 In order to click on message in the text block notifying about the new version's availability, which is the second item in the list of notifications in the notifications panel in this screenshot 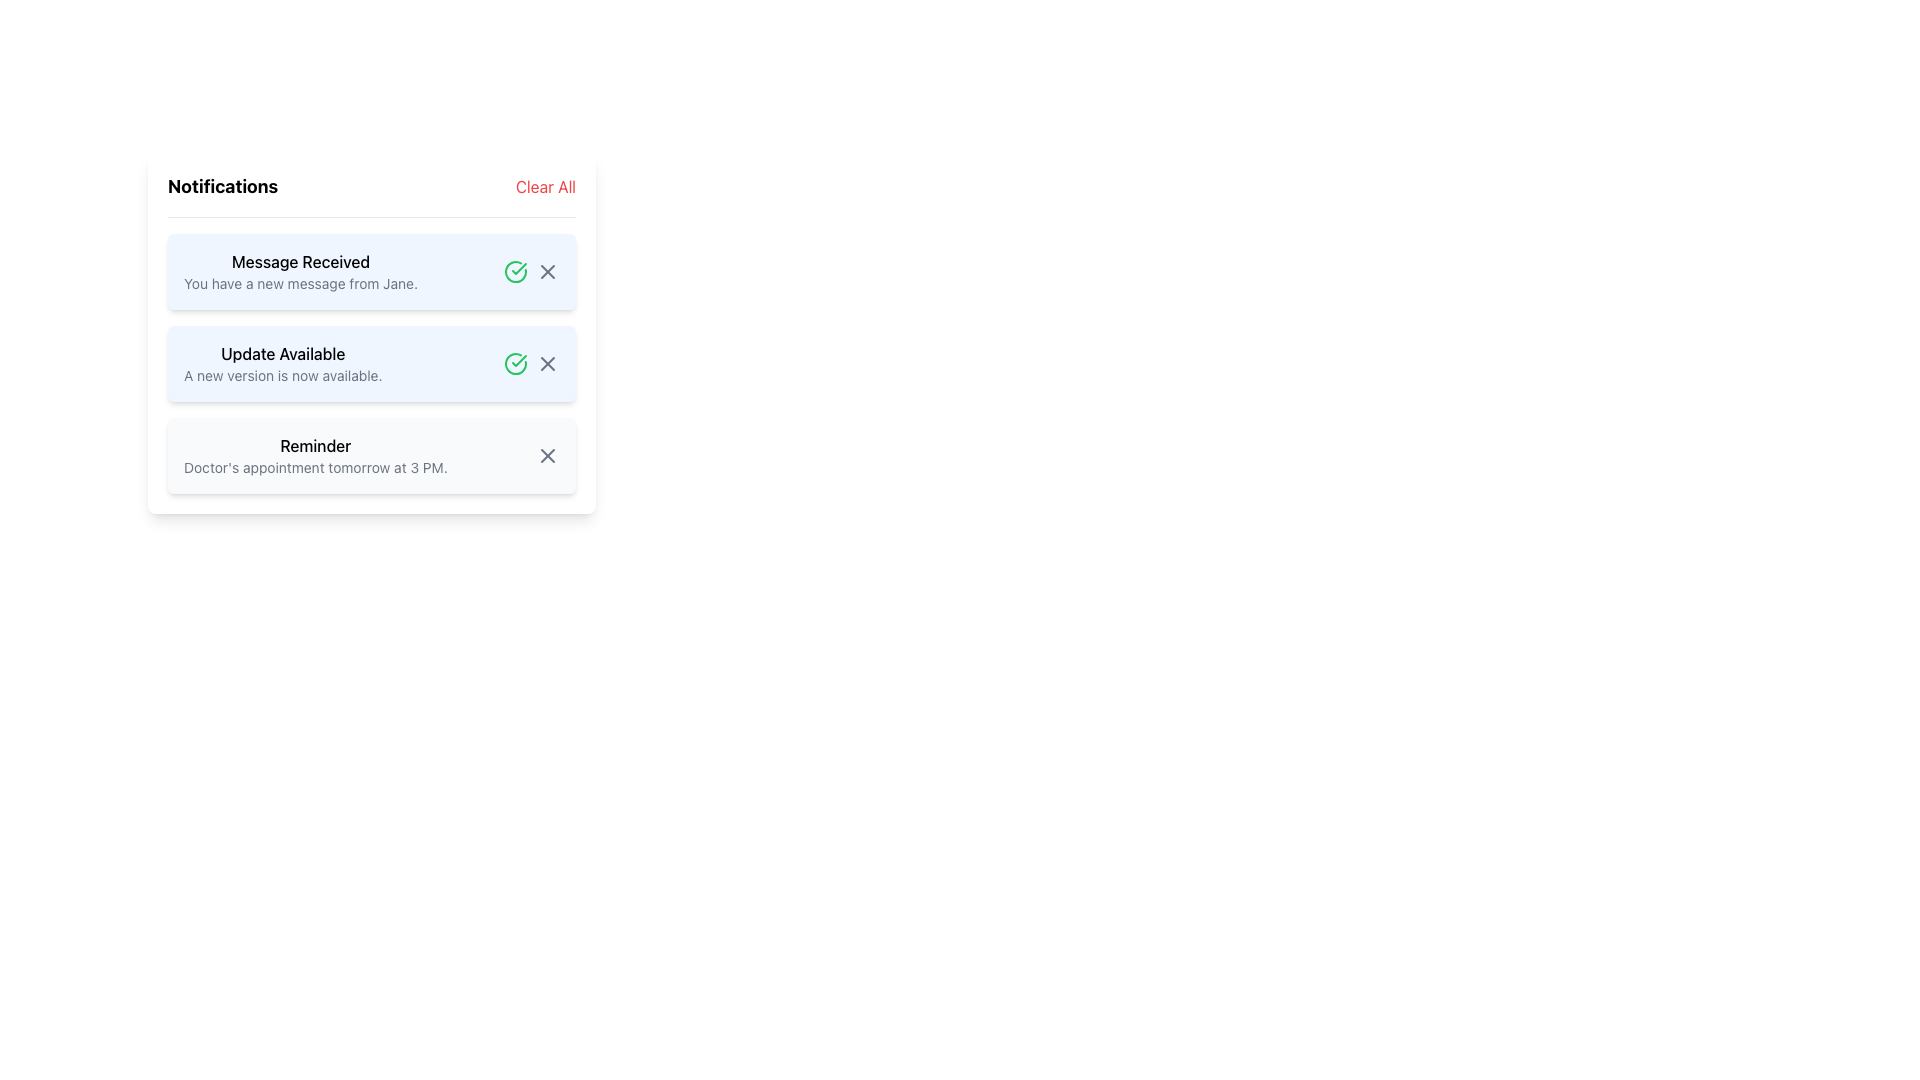, I will do `click(282, 363)`.